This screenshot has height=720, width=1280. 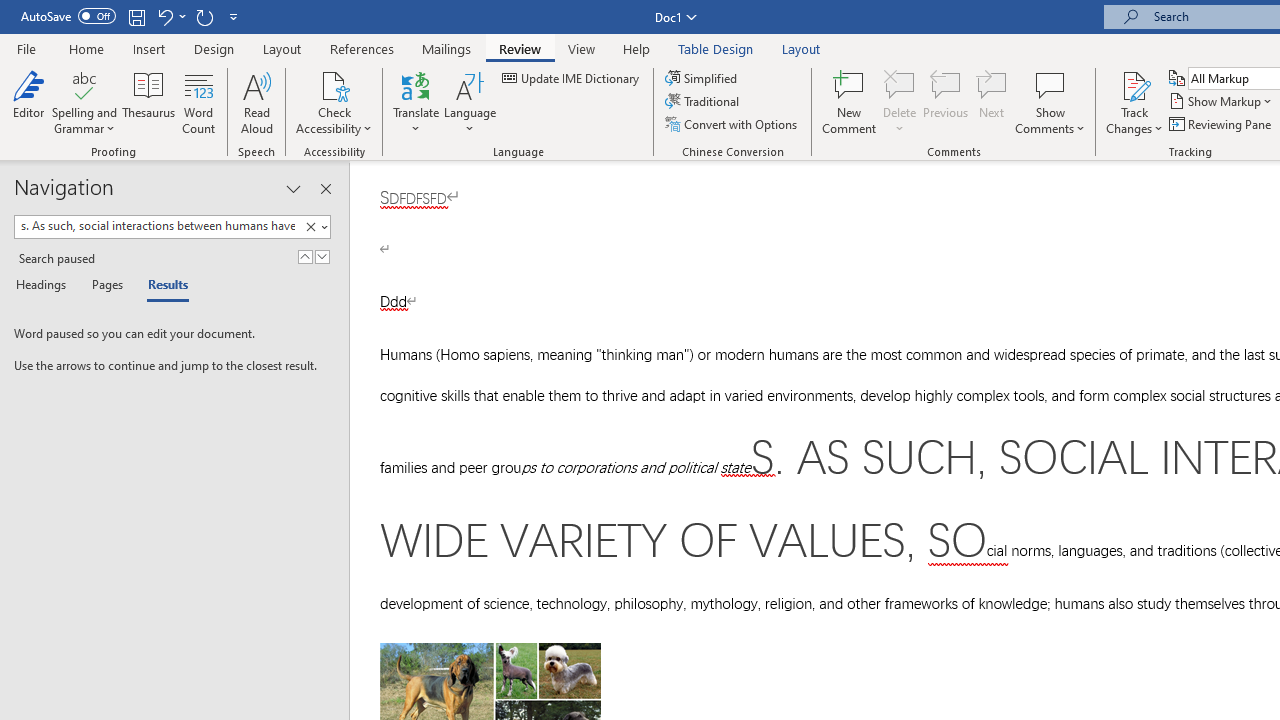 What do you see at coordinates (334, 103) in the screenshot?
I see `'Check Accessibility'` at bounding box center [334, 103].